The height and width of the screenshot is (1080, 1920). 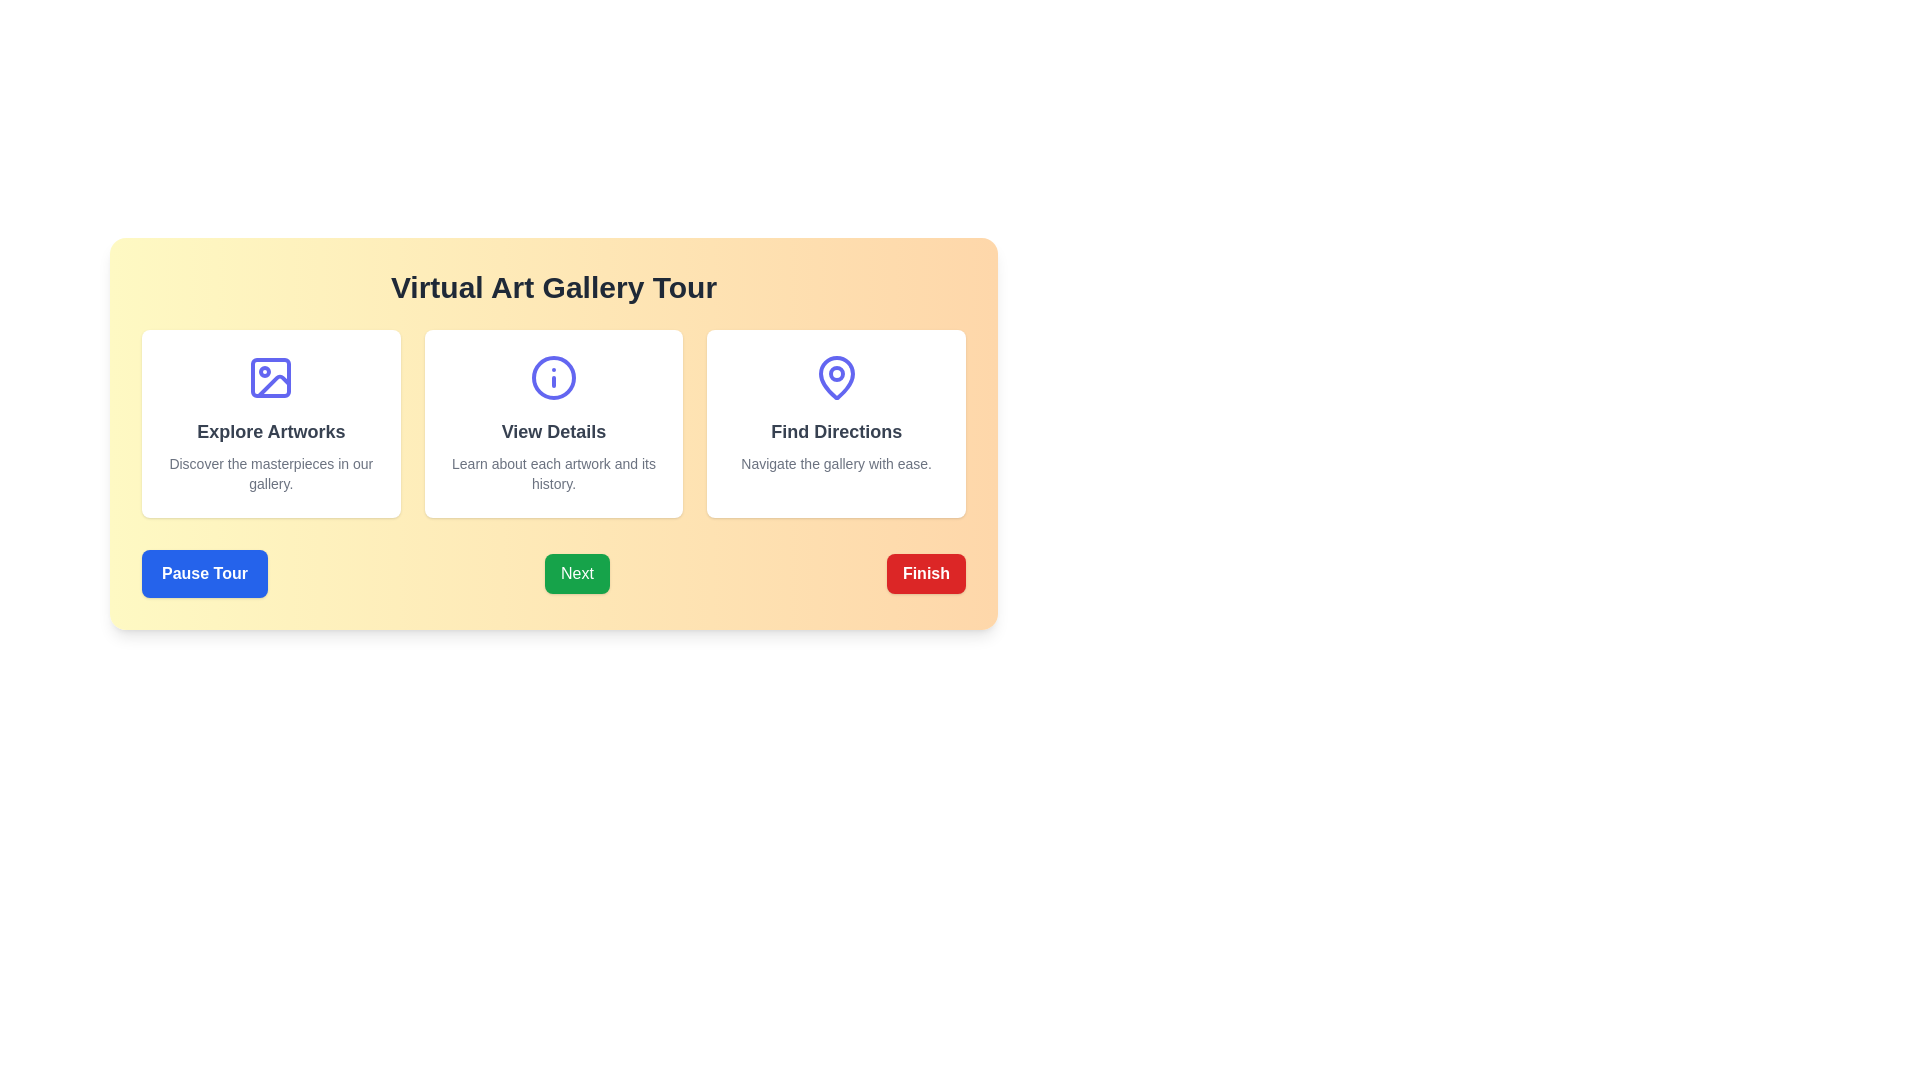 I want to click on the small circular graphical component with a thin border located at the center of the map pin icon in the rightmost card labeled 'Find Directions', so click(x=836, y=374).